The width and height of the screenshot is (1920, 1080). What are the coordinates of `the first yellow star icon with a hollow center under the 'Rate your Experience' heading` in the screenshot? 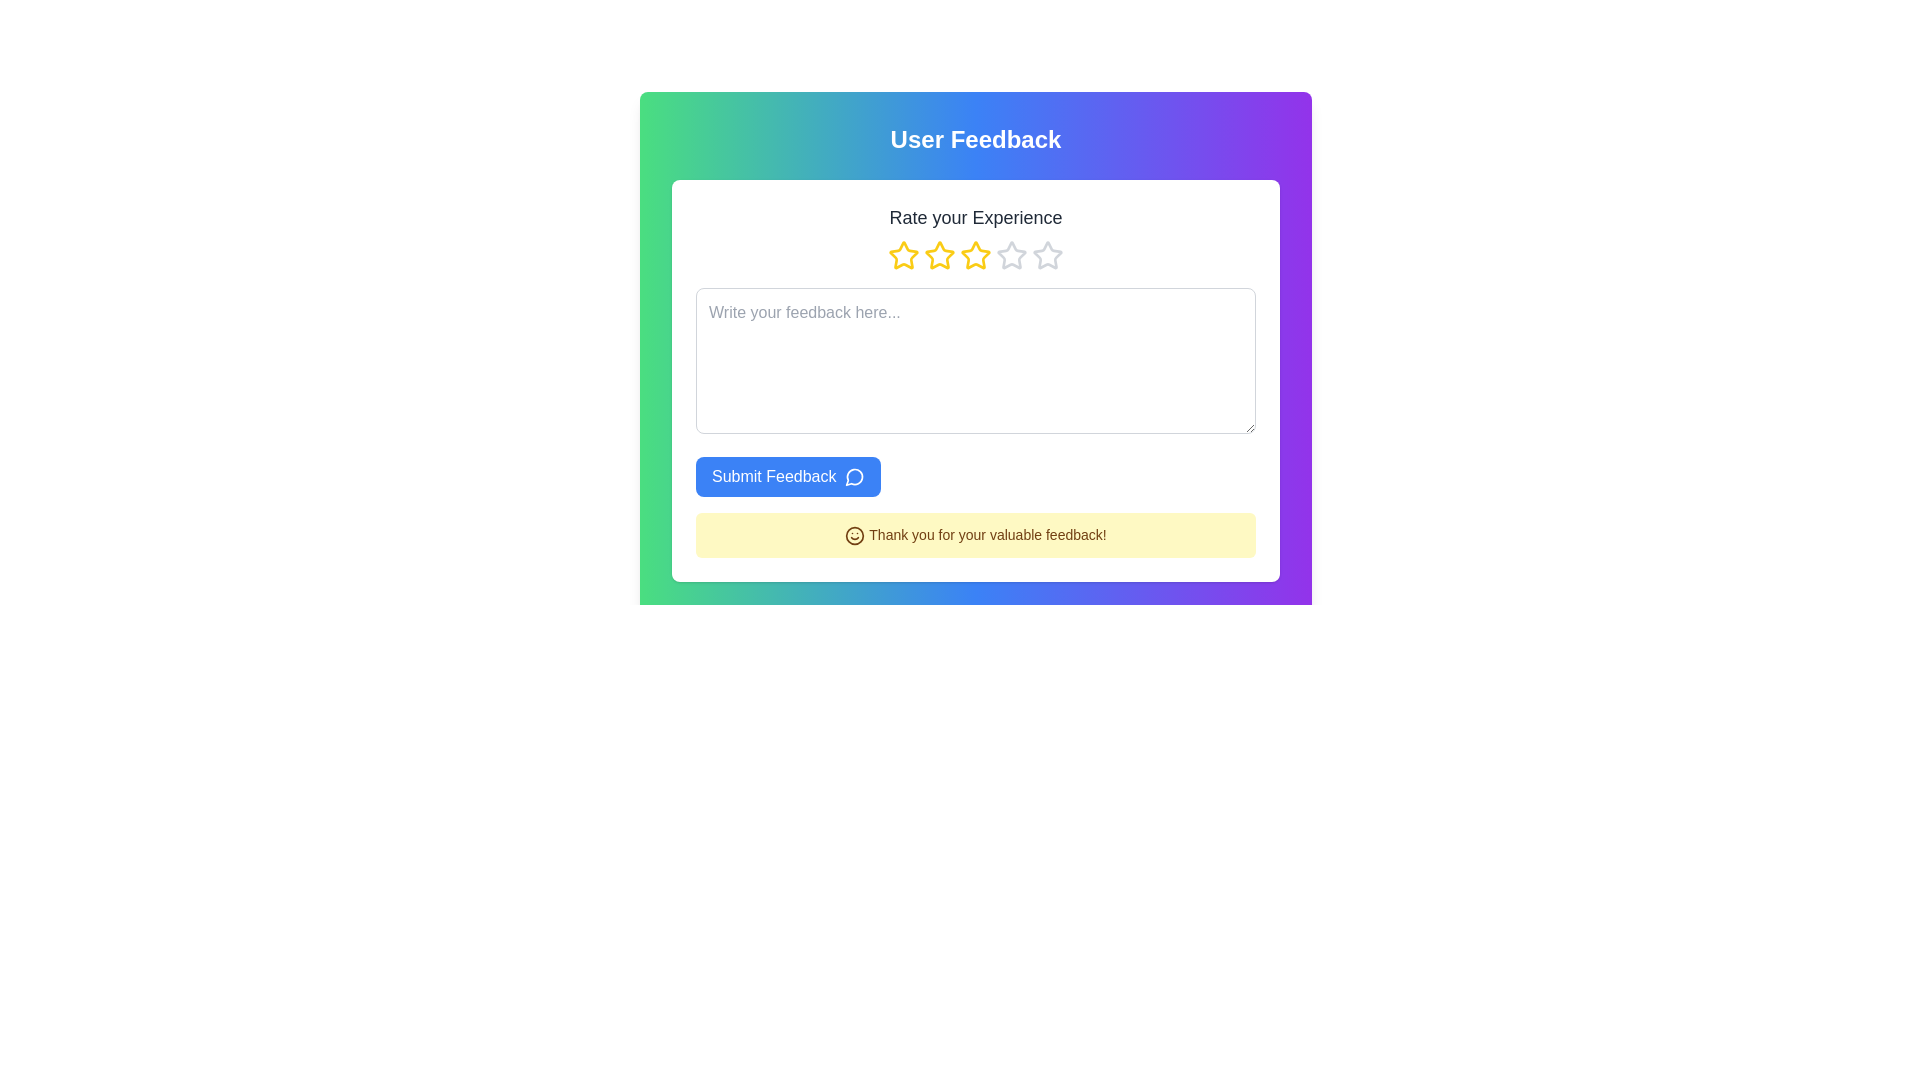 It's located at (902, 254).